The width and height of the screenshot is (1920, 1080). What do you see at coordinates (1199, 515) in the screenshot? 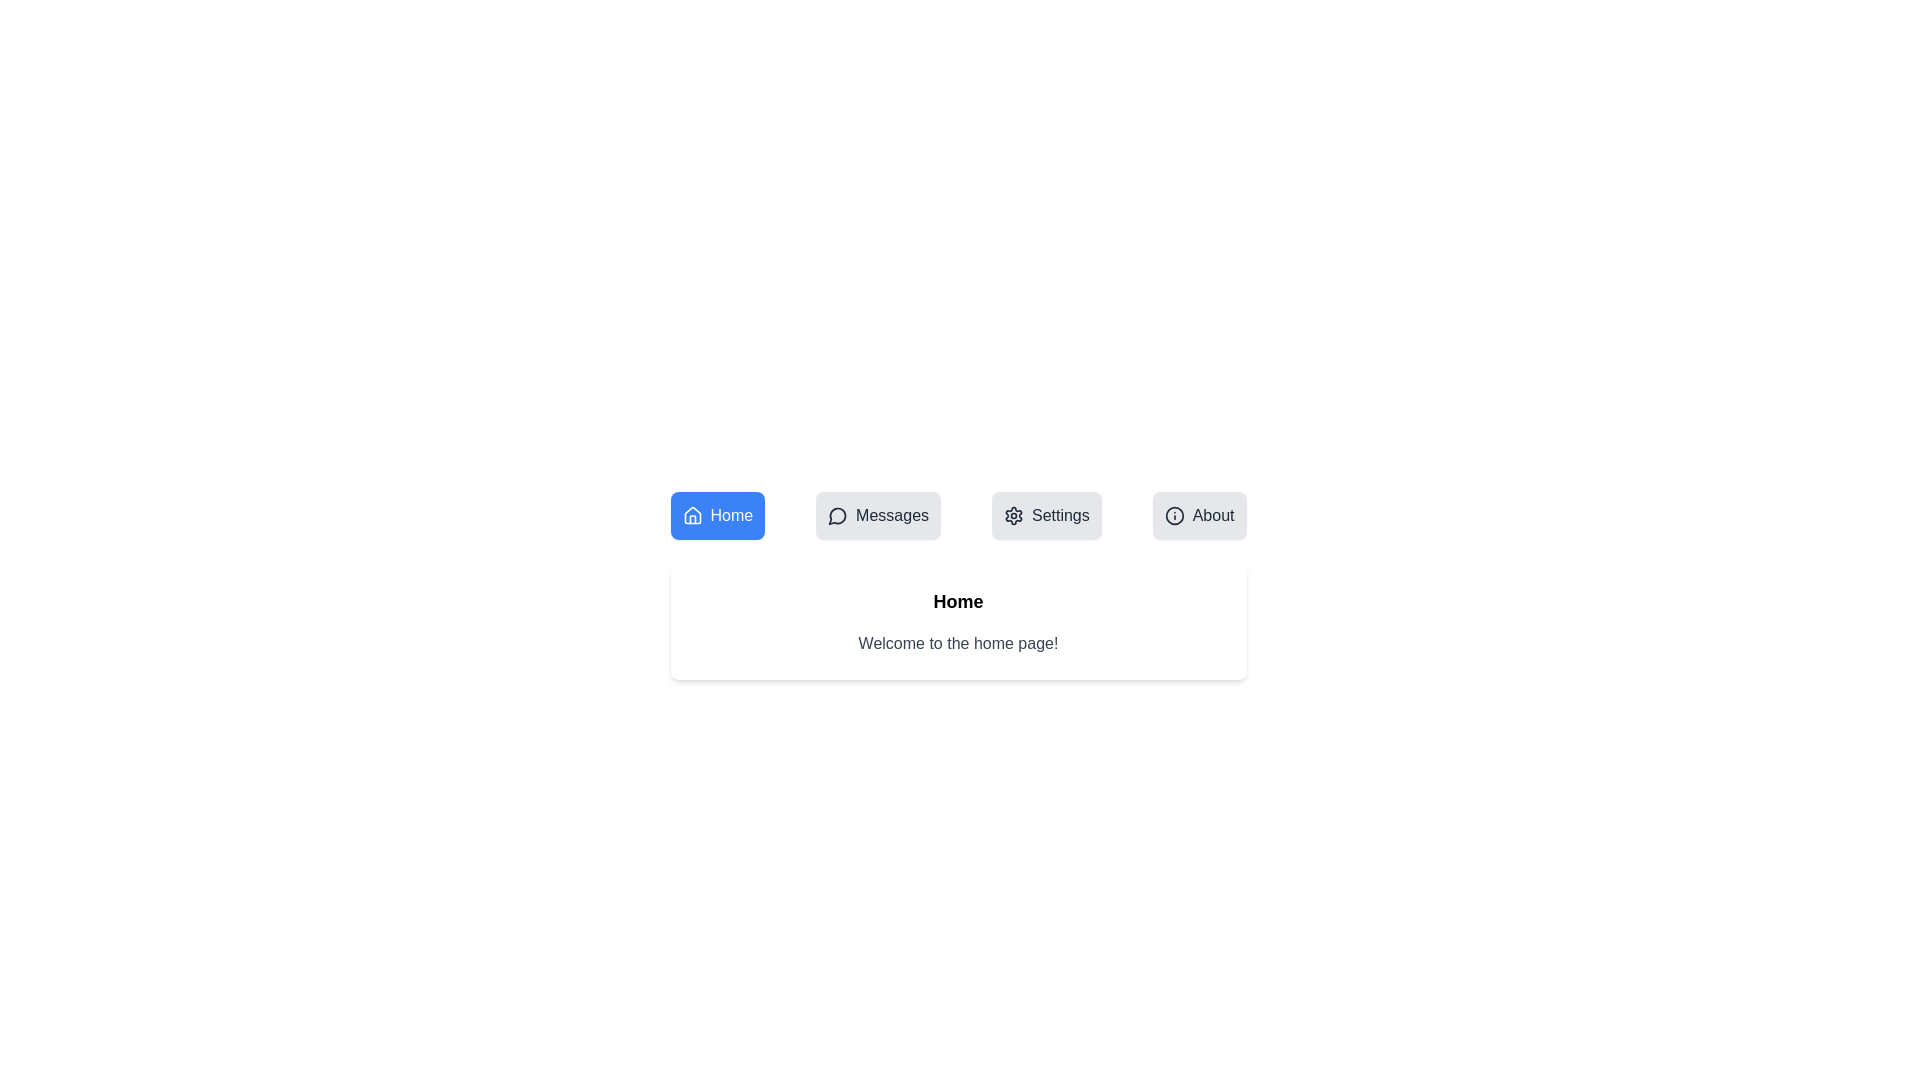
I see `the About tab` at bounding box center [1199, 515].